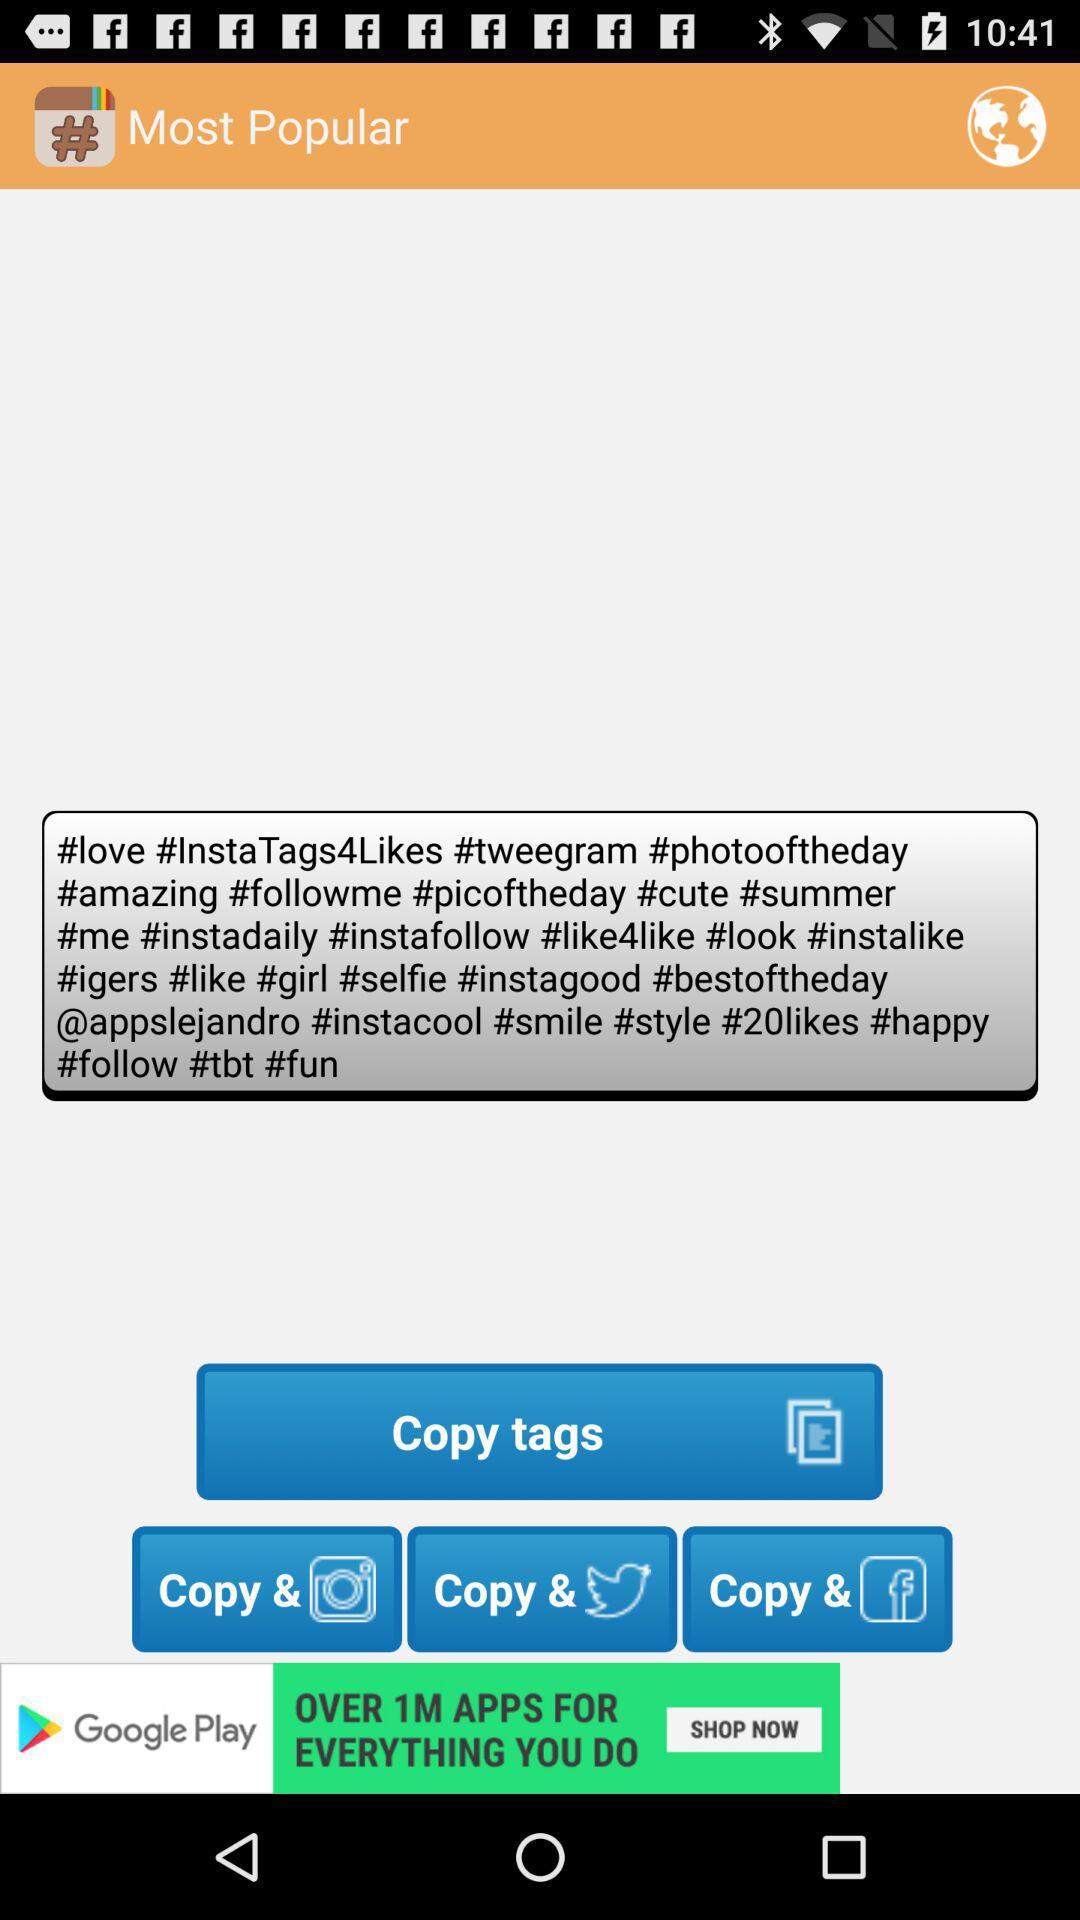 Image resolution: width=1080 pixels, height=1920 pixels. I want to click on advertisement link, so click(540, 1727).